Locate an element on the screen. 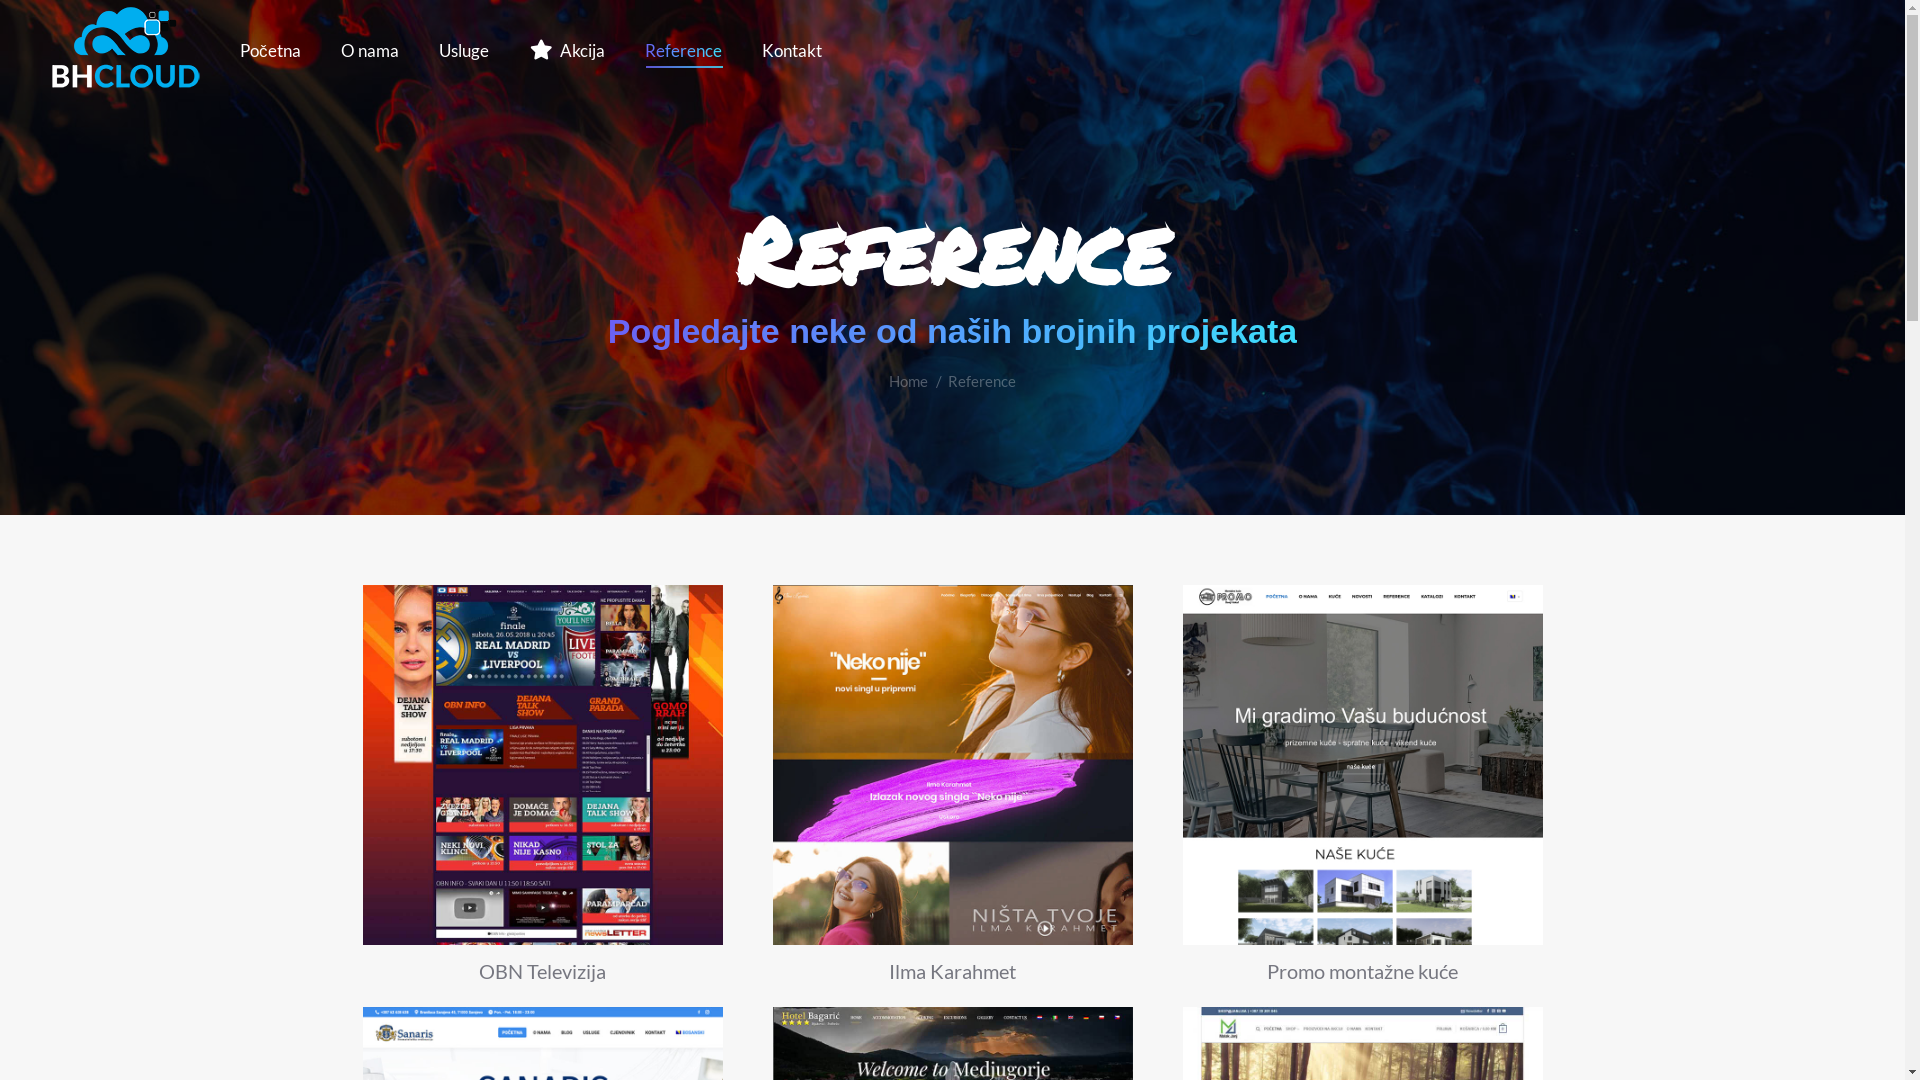  'Akcija' is located at coordinates (528, 49).